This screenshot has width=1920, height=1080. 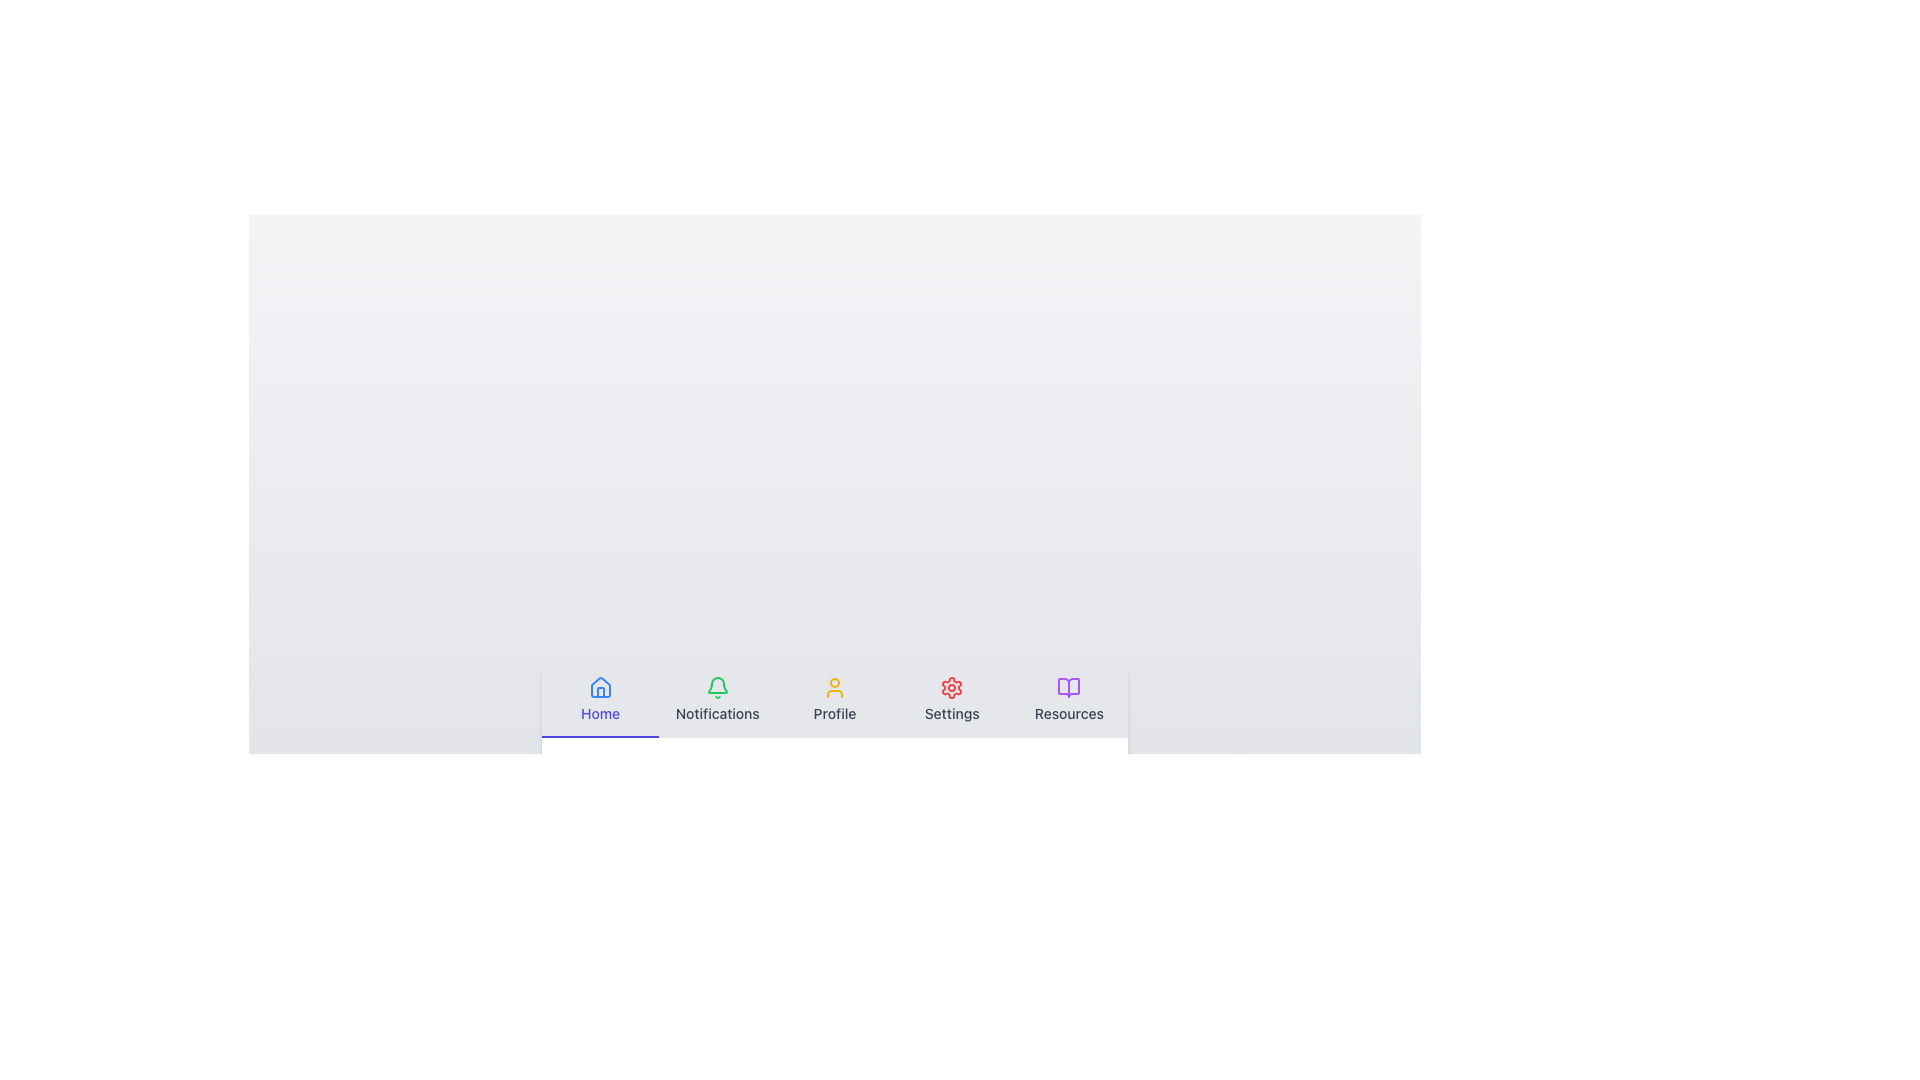 What do you see at coordinates (951, 700) in the screenshot?
I see `the fourth navigation button located at the bottom center of the interface` at bounding box center [951, 700].